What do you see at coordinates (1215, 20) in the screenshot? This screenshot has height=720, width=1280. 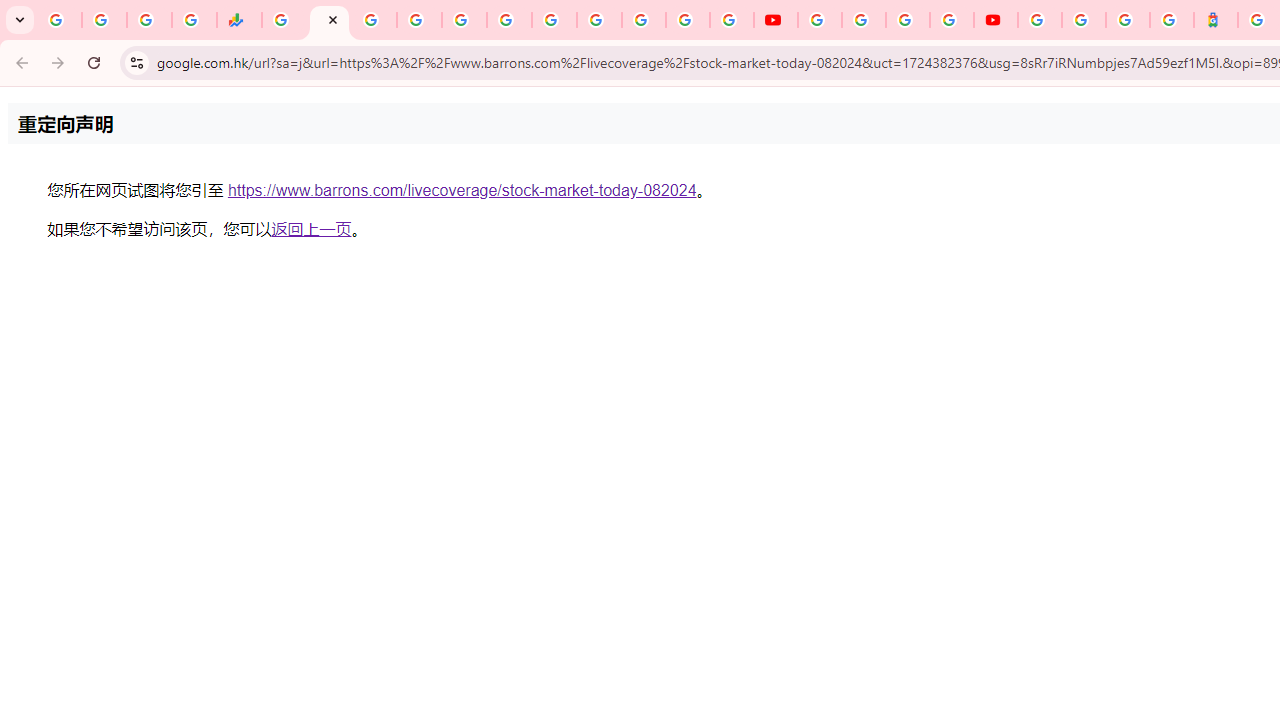 I see `'Atour Hotel - Google hotels'` at bounding box center [1215, 20].